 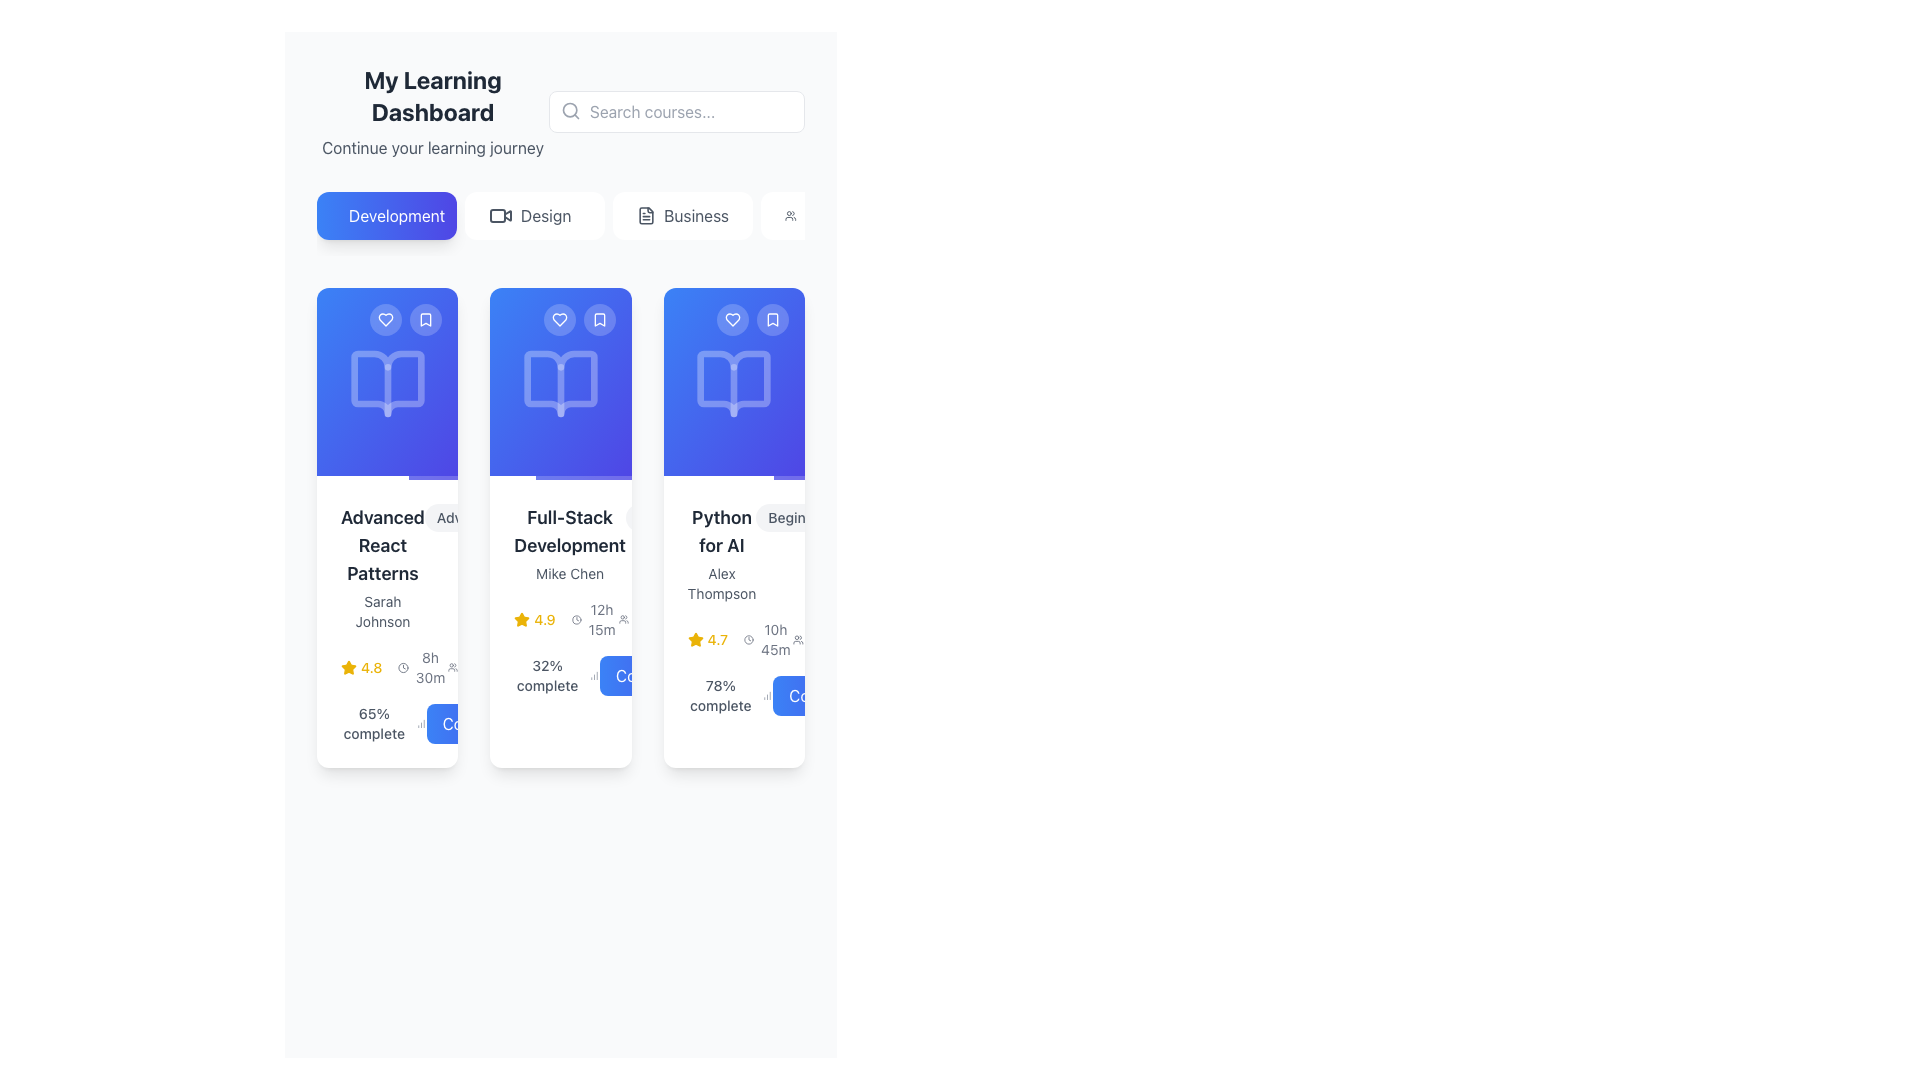 I want to click on text value of the Rating indicator located within the 'Full-Stack Development' card, which is positioned directly below the course title, so click(x=534, y=619).